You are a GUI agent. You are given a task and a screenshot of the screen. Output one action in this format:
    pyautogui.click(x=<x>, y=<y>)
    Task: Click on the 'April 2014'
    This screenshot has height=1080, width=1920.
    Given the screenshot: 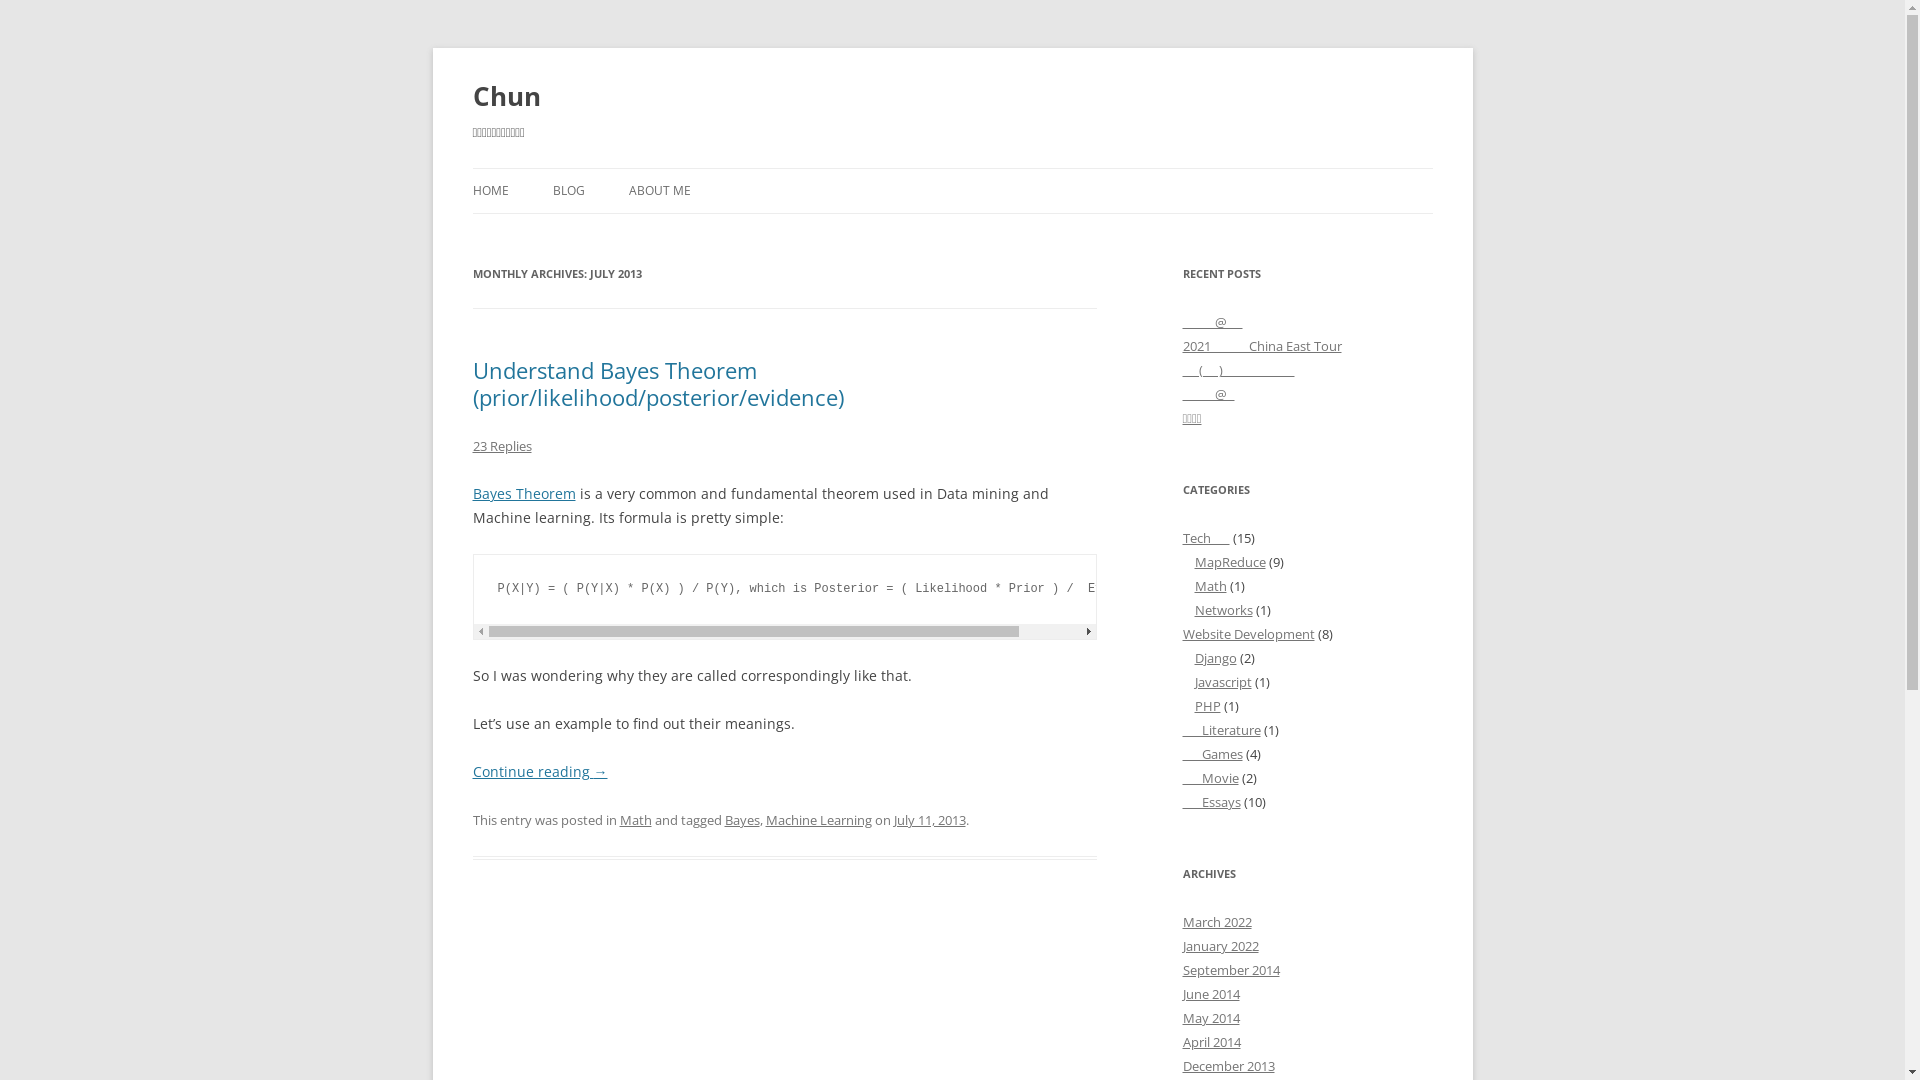 What is the action you would take?
    pyautogui.click(x=1209, y=1040)
    